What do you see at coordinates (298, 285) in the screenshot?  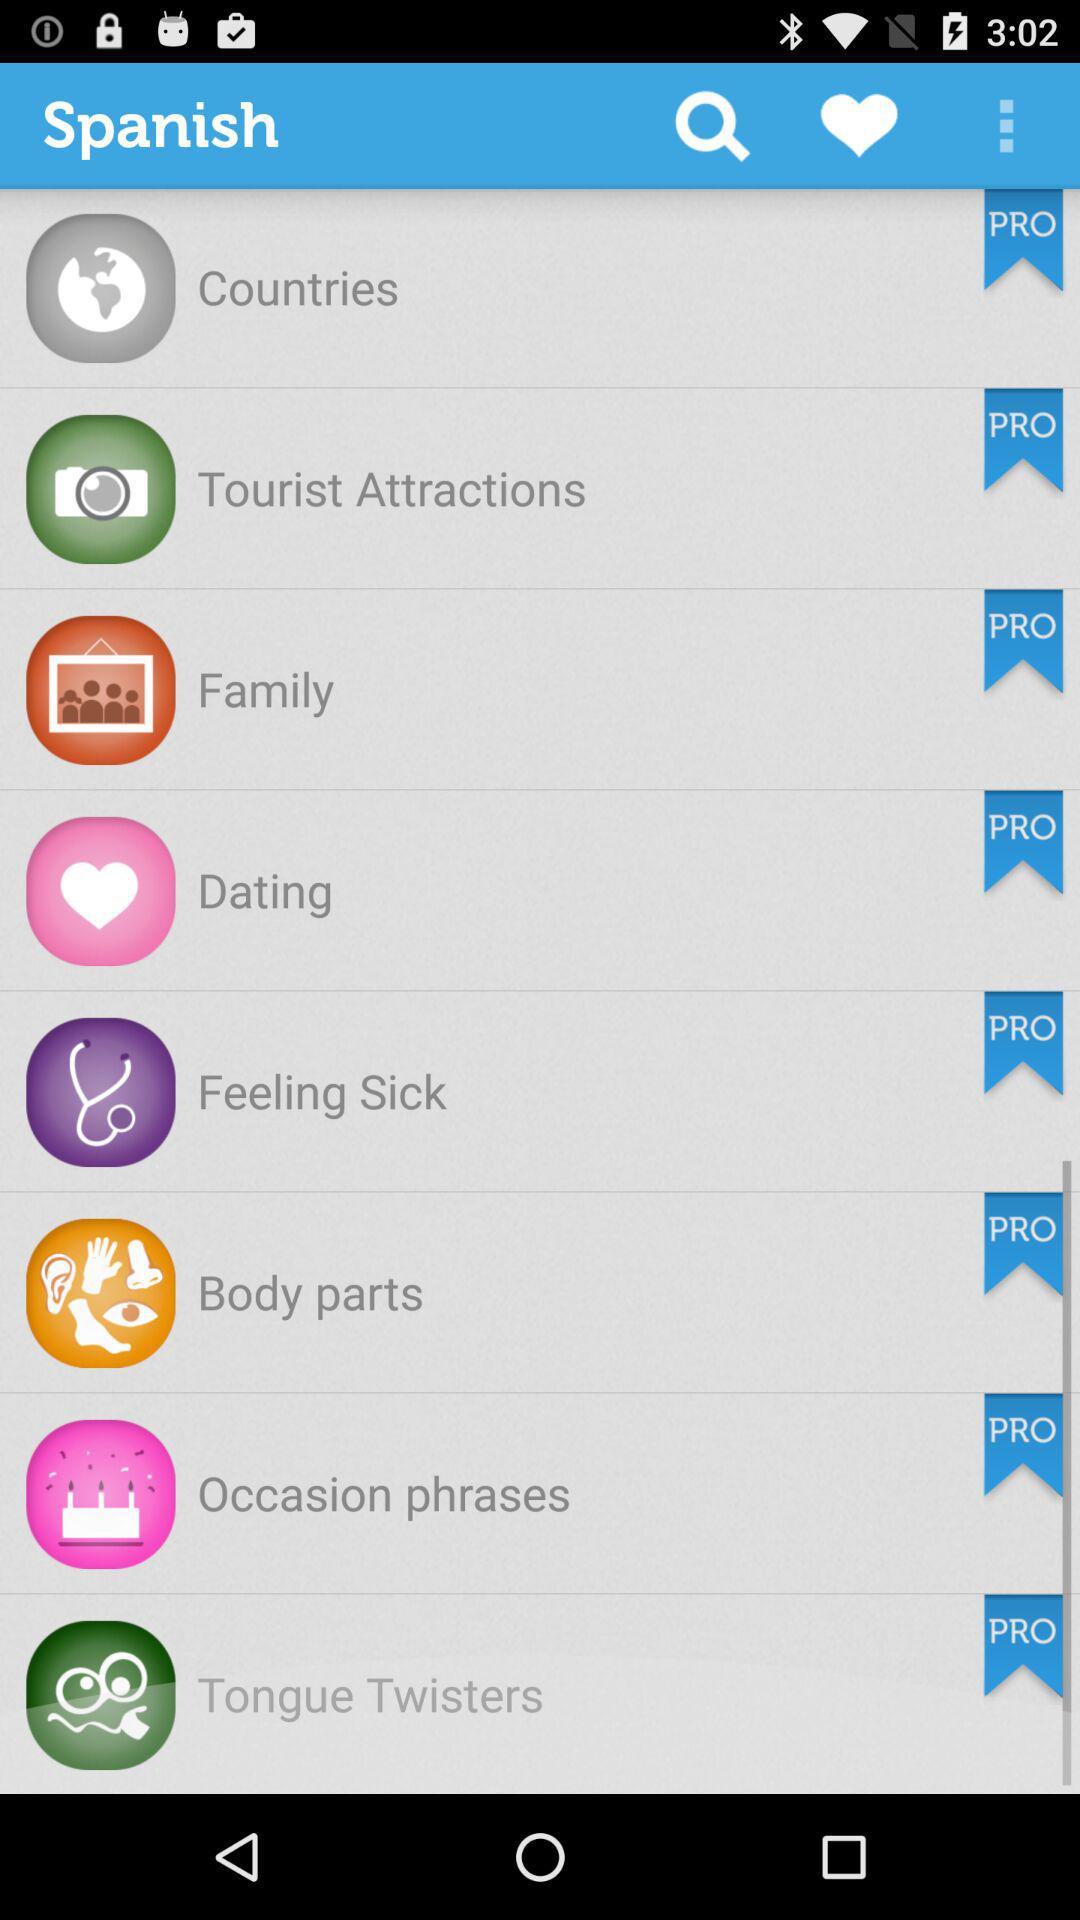 I see `countries` at bounding box center [298, 285].